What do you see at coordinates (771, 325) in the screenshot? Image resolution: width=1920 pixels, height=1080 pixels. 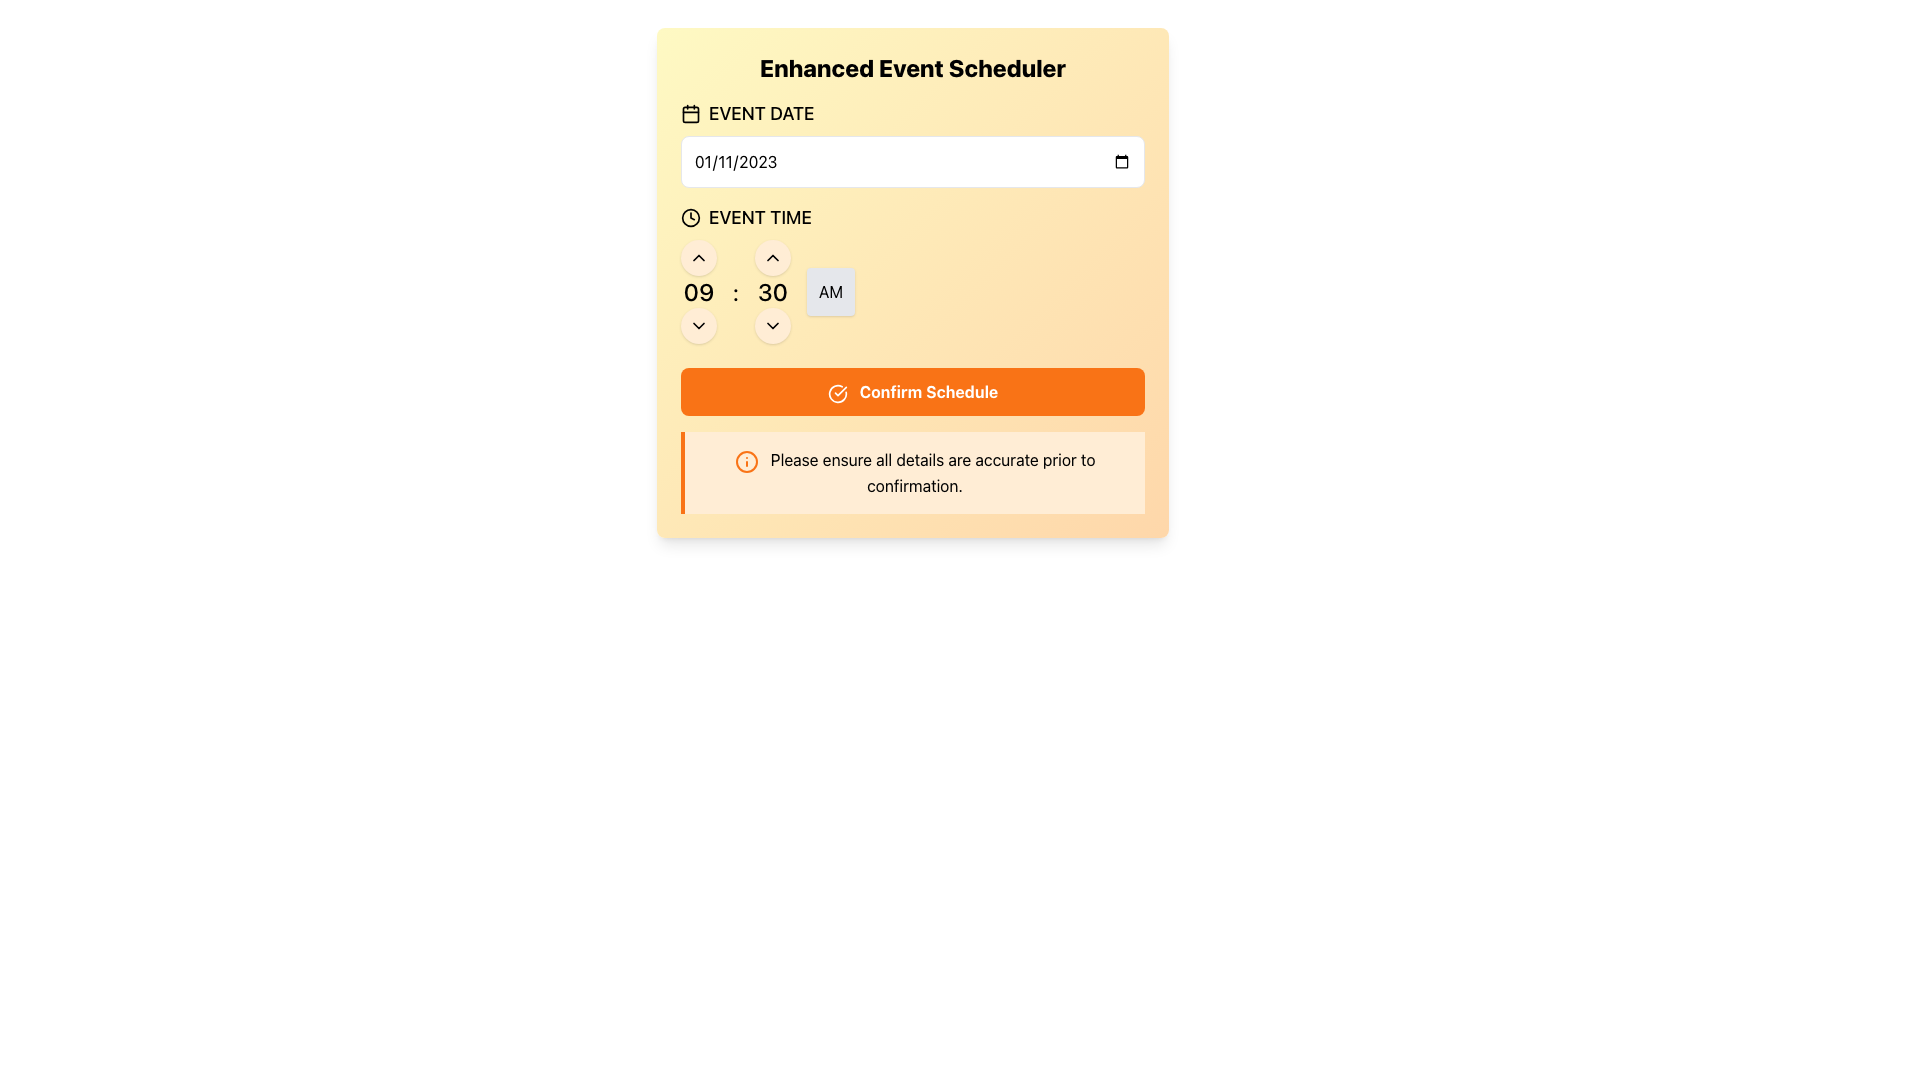 I see `the circular button with a light orange background and a downward-pointing chevron icon to decrement the value below '30'` at bounding box center [771, 325].